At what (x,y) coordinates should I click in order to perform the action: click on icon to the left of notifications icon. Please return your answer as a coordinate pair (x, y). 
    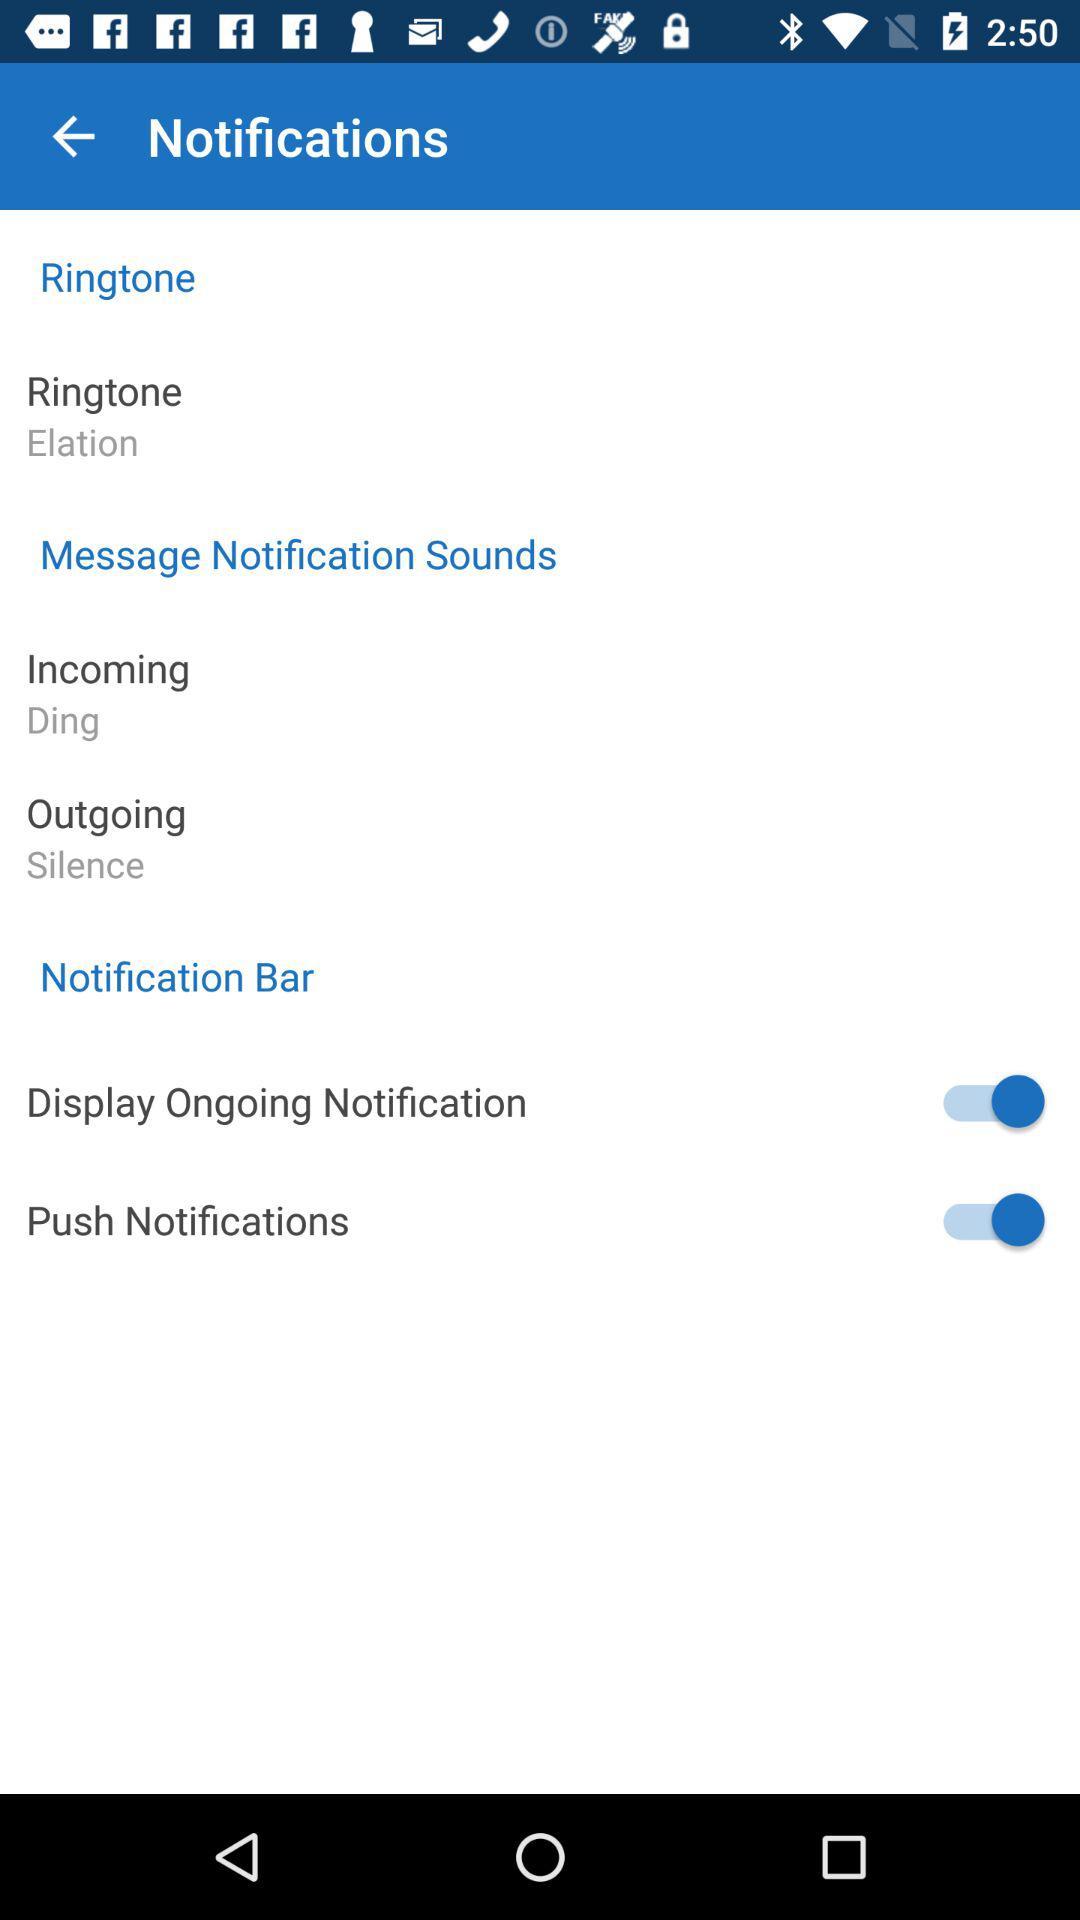
    Looking at the image, I should click on (72, 135).